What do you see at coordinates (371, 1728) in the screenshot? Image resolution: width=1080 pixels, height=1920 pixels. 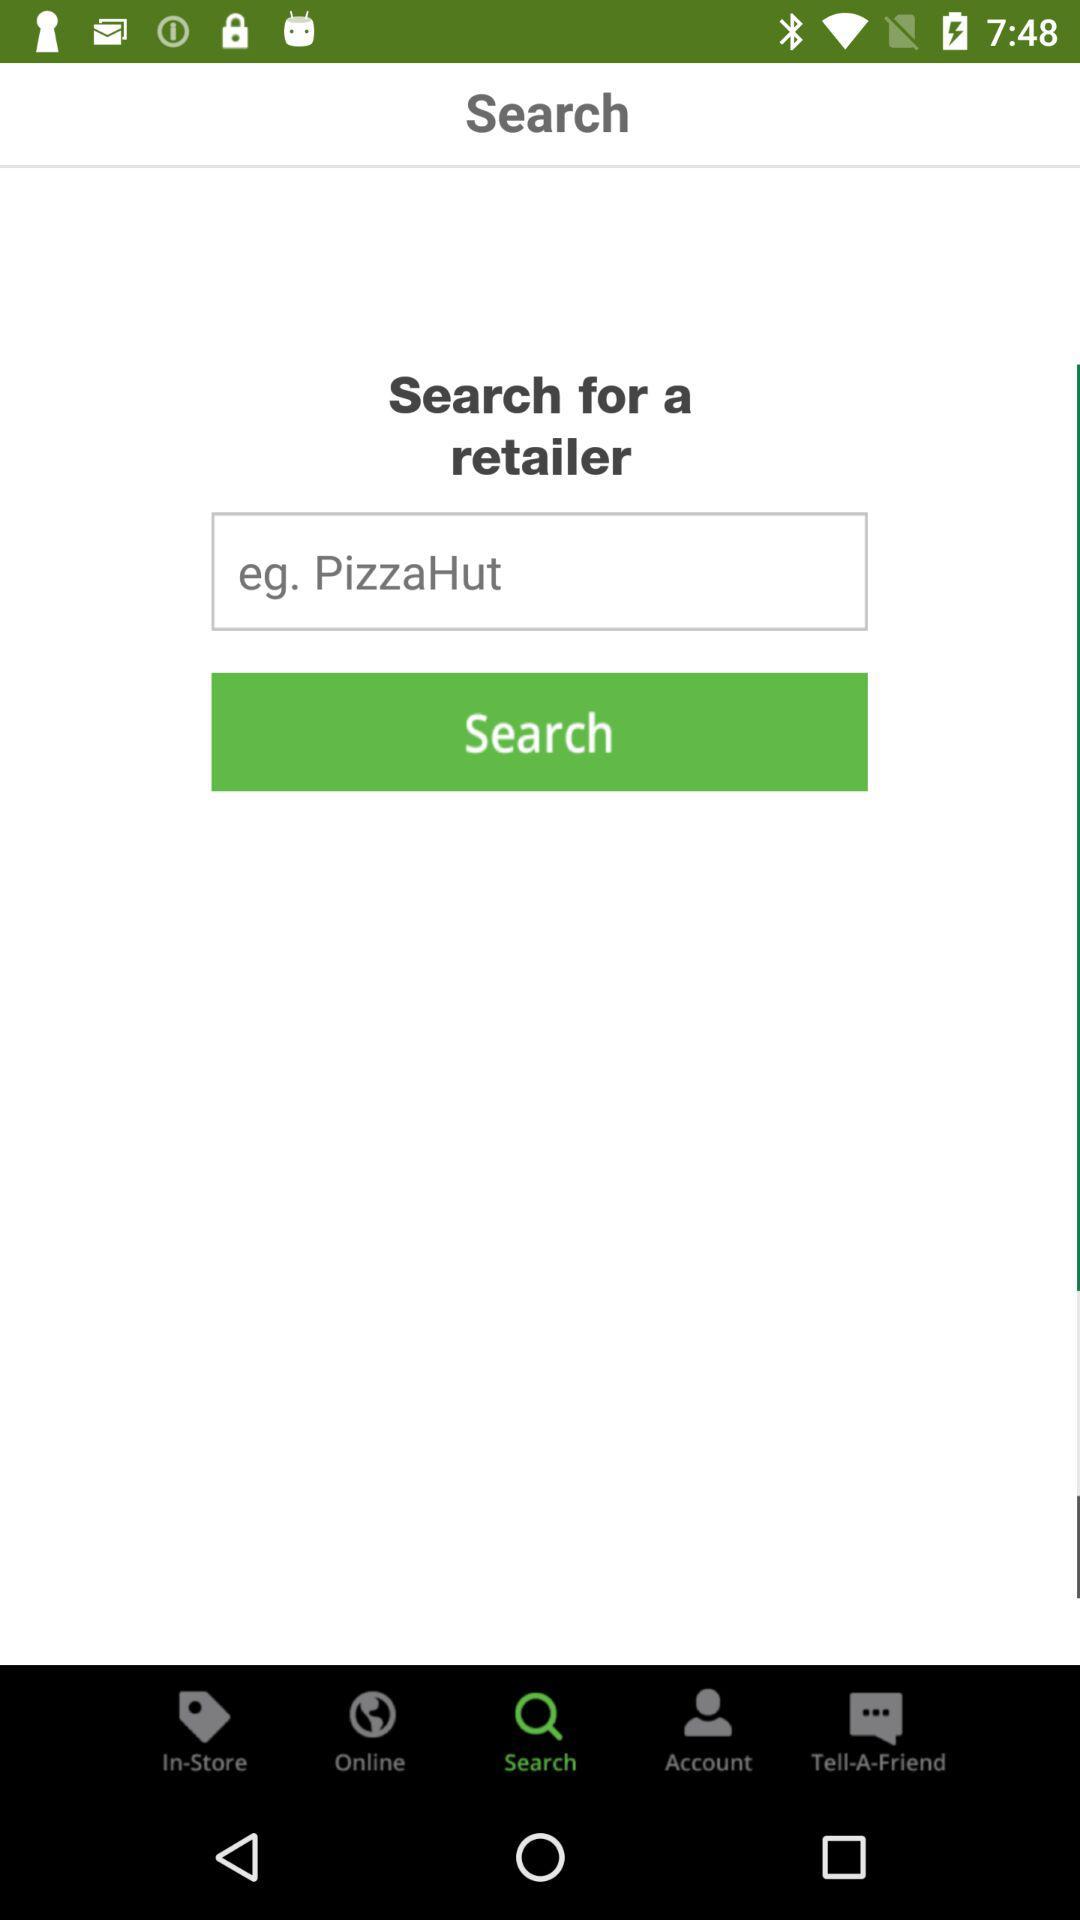 I see `show online discounts` at bounding box center [371, 1728].